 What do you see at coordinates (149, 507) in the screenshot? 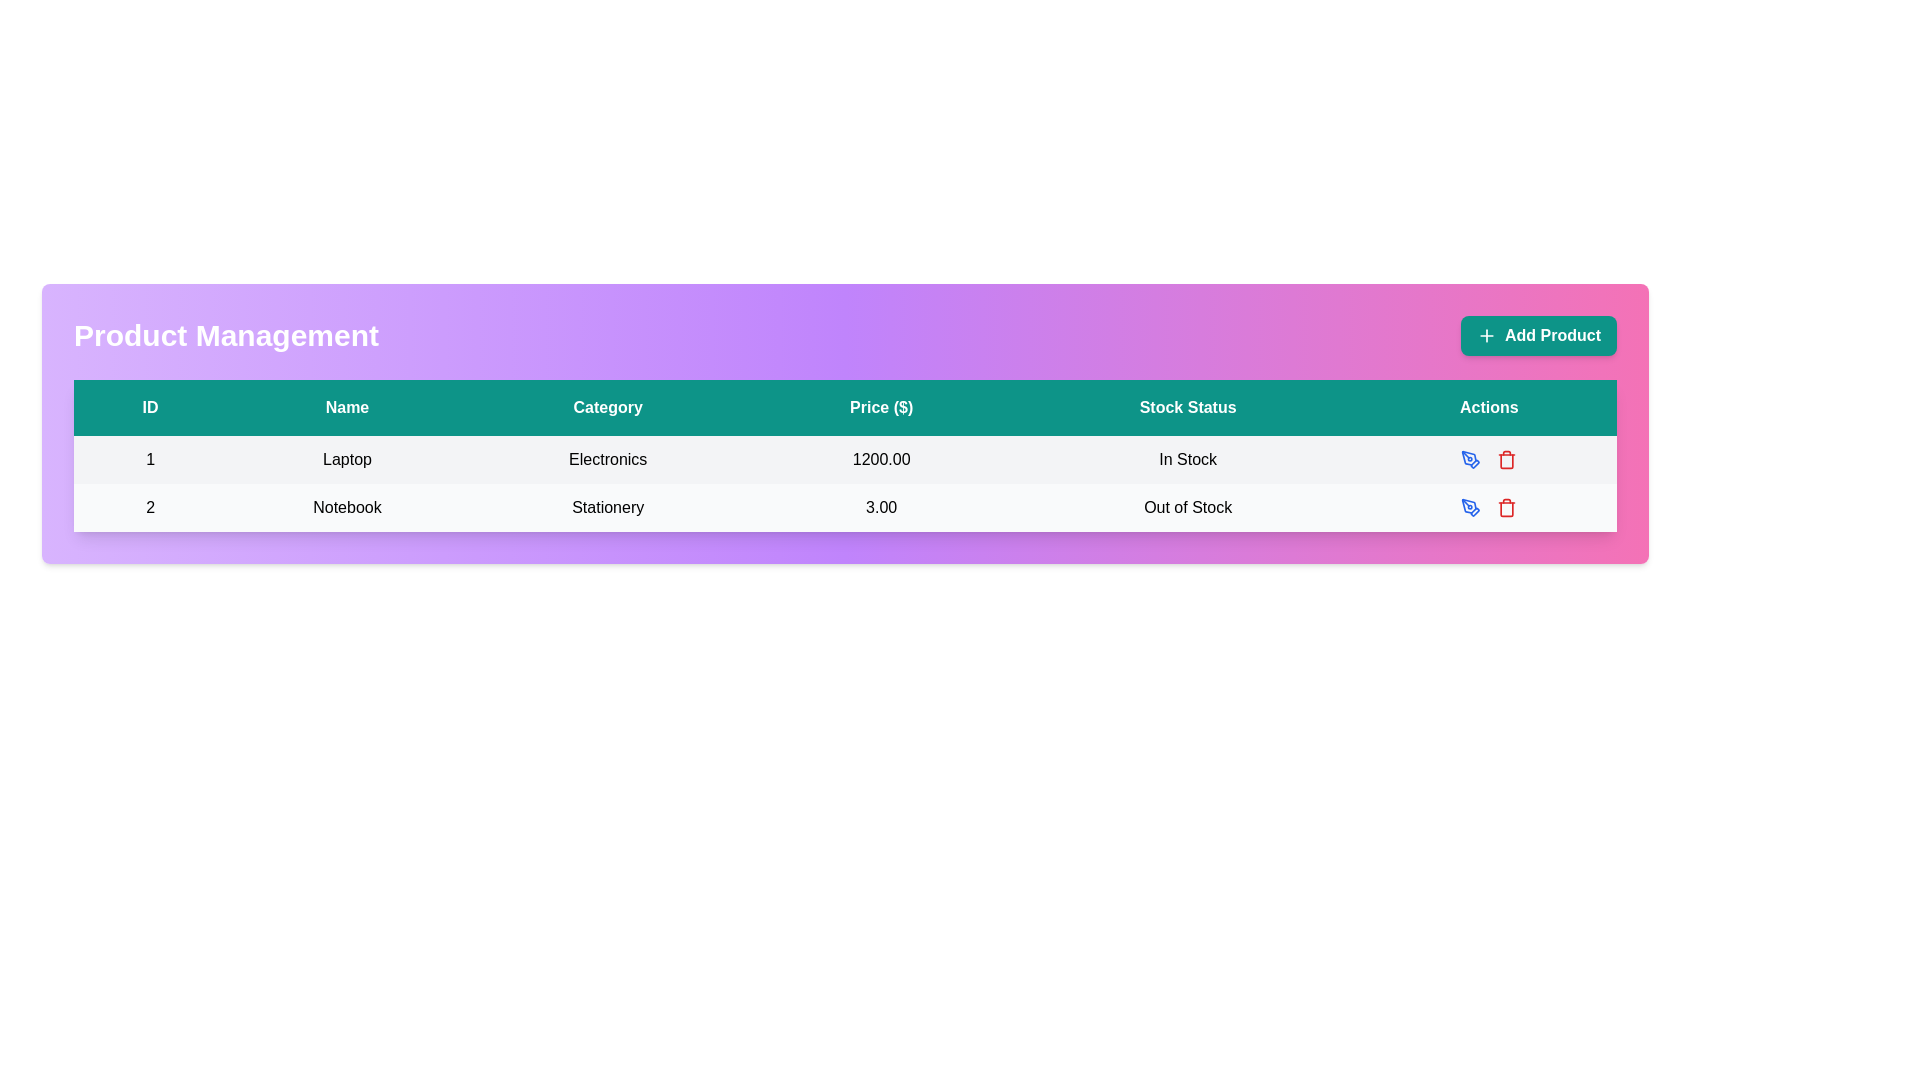
I see `the bold numerical digit '2' representing the ID of the product 'Notebook' in the second row of the 'Product Management' table` at bounding box center [149, 507].